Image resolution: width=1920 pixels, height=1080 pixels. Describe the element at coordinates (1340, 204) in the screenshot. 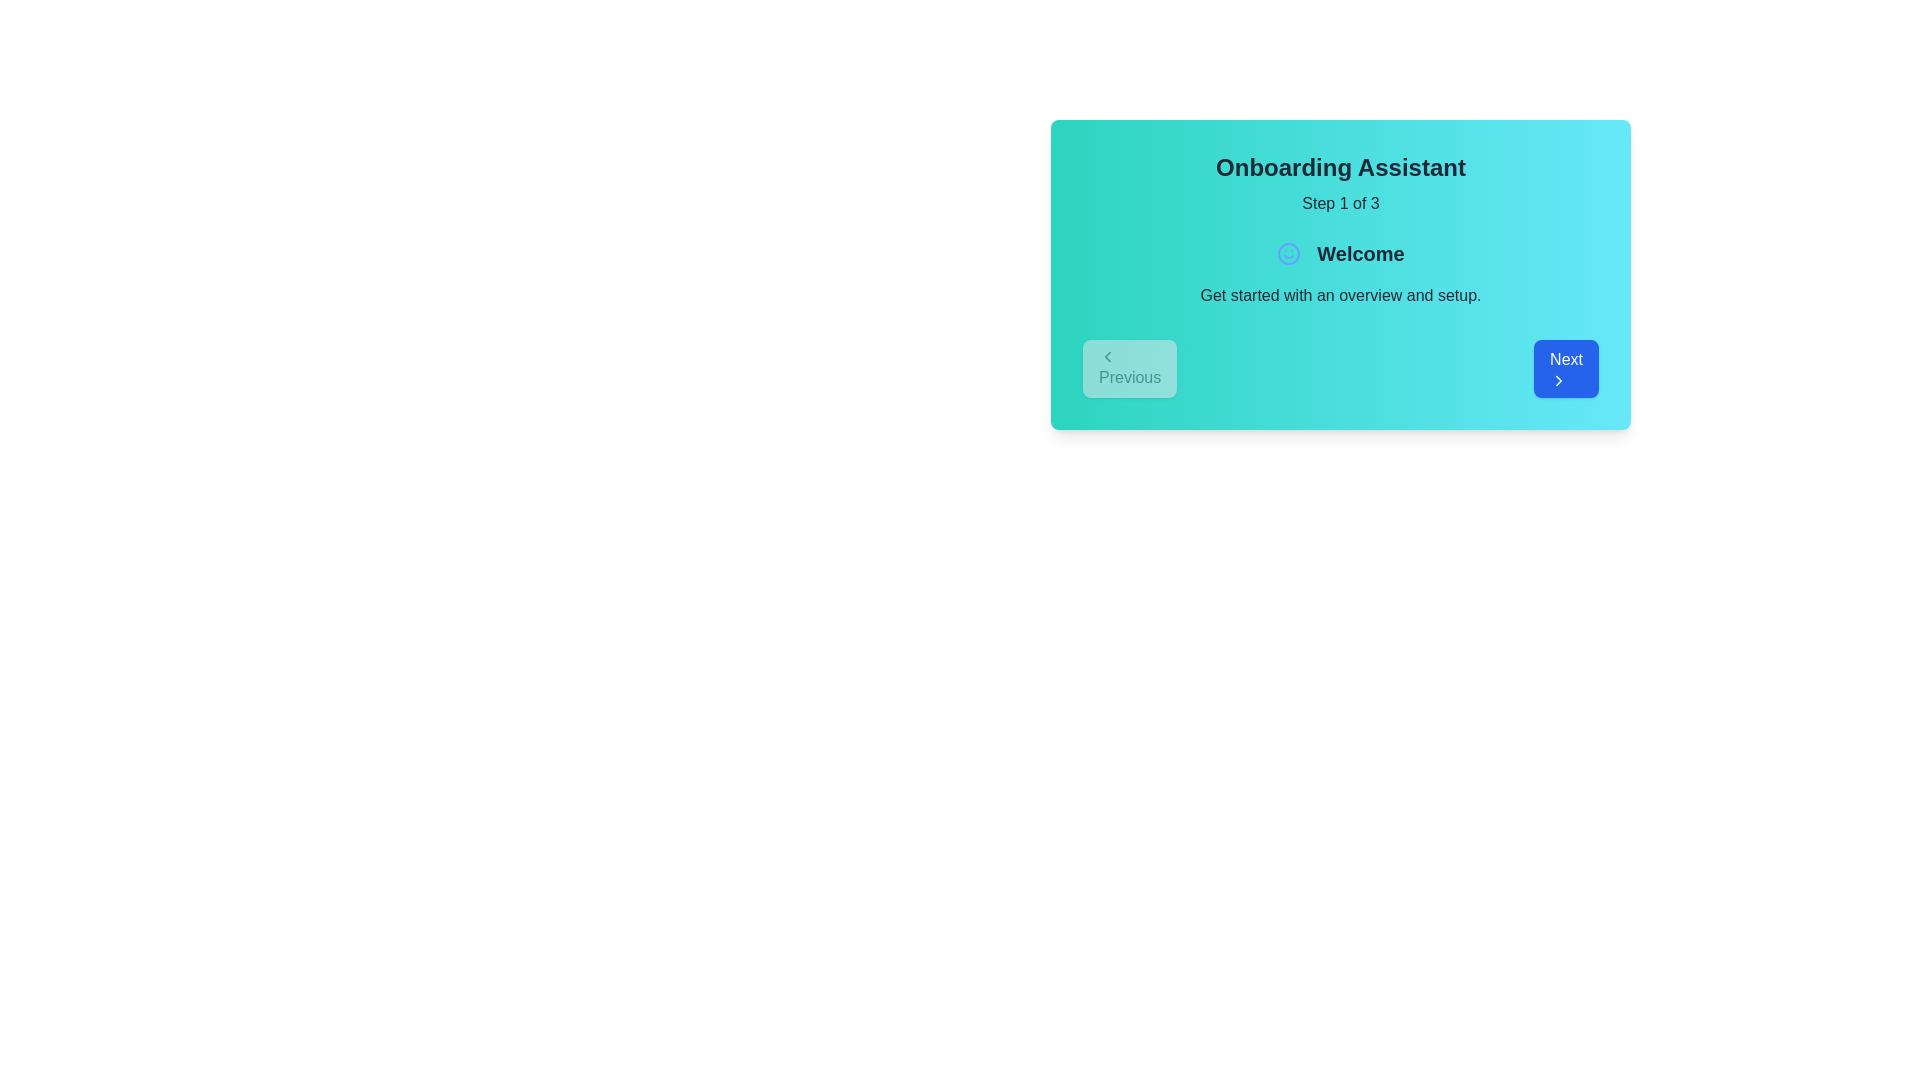

I see `text displayed in the Text Display element that shows 'Step 1 of 3', located below the 'Onboarding Assistant' in the modal header` at that location.